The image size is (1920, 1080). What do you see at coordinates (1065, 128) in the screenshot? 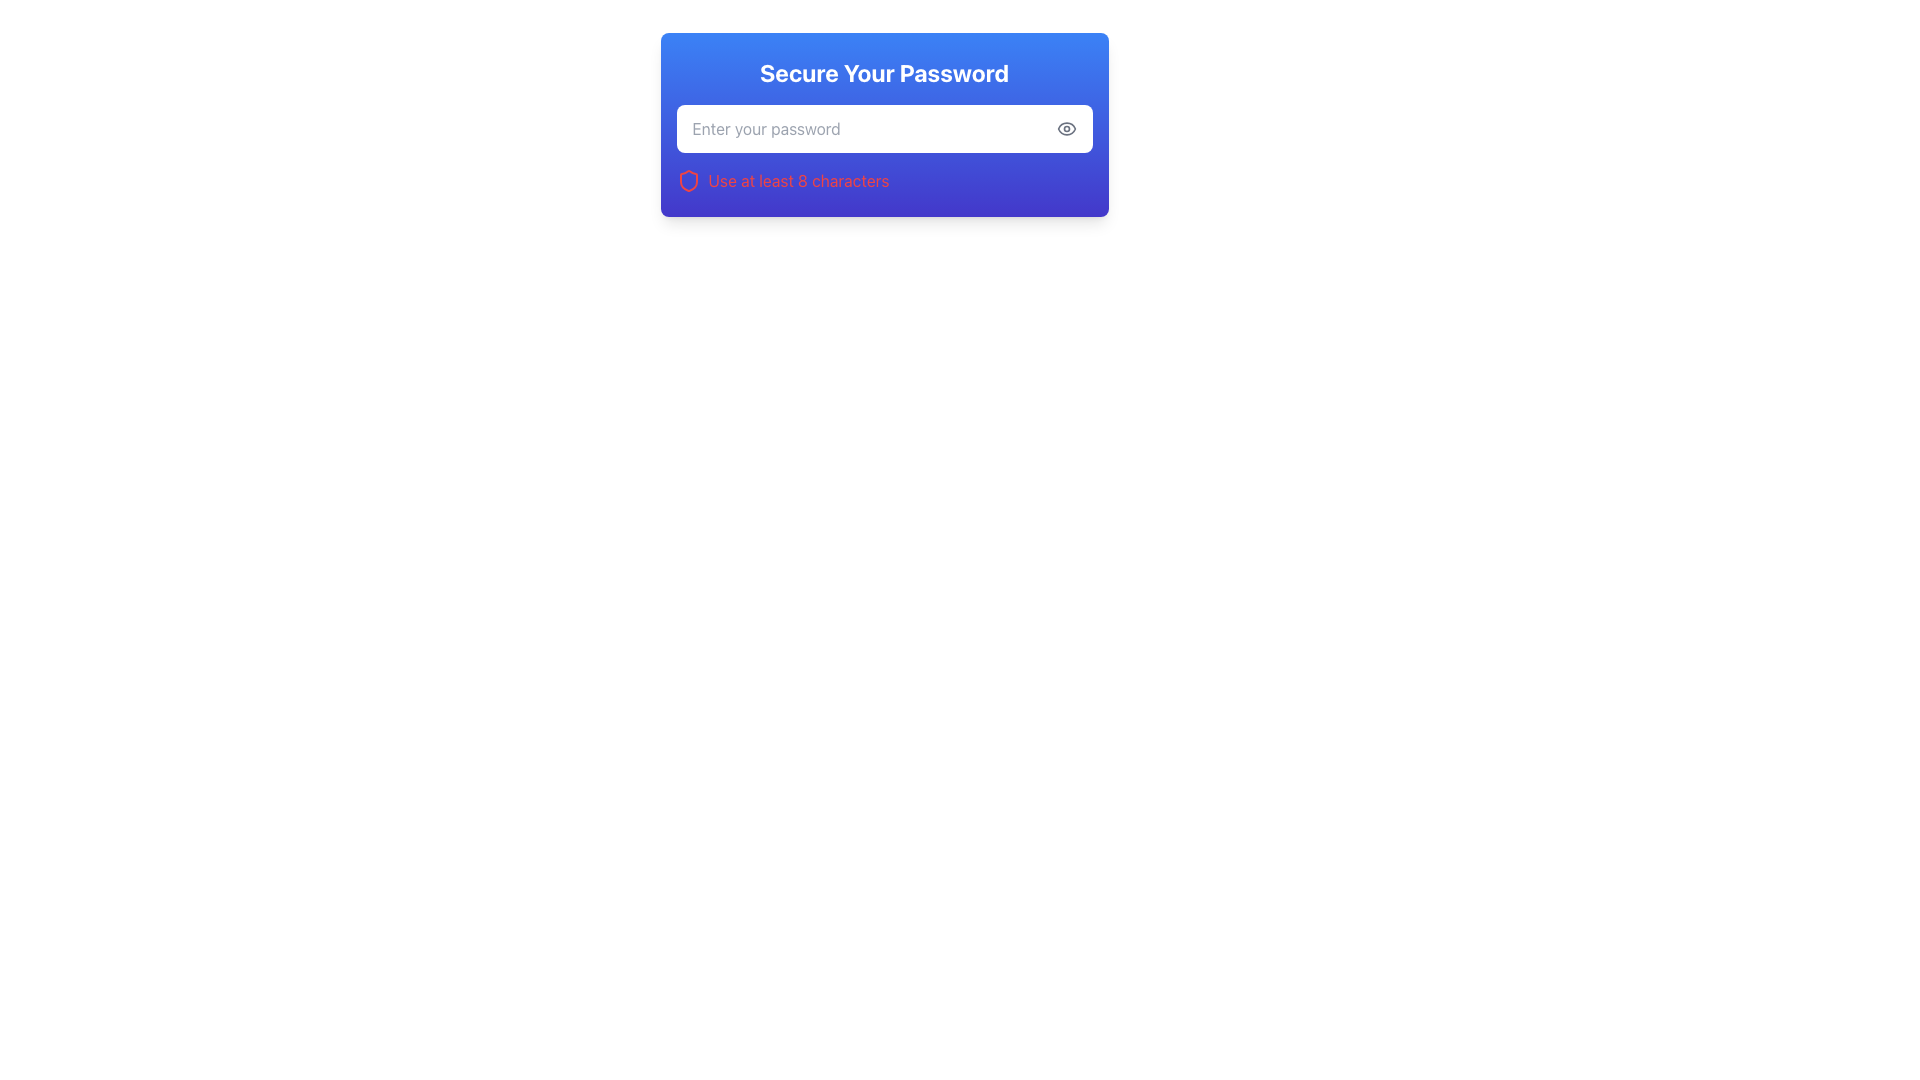
I see `the eye icon element that serves as a visibility toggle for the password field` at bounding box center [1065, 128].